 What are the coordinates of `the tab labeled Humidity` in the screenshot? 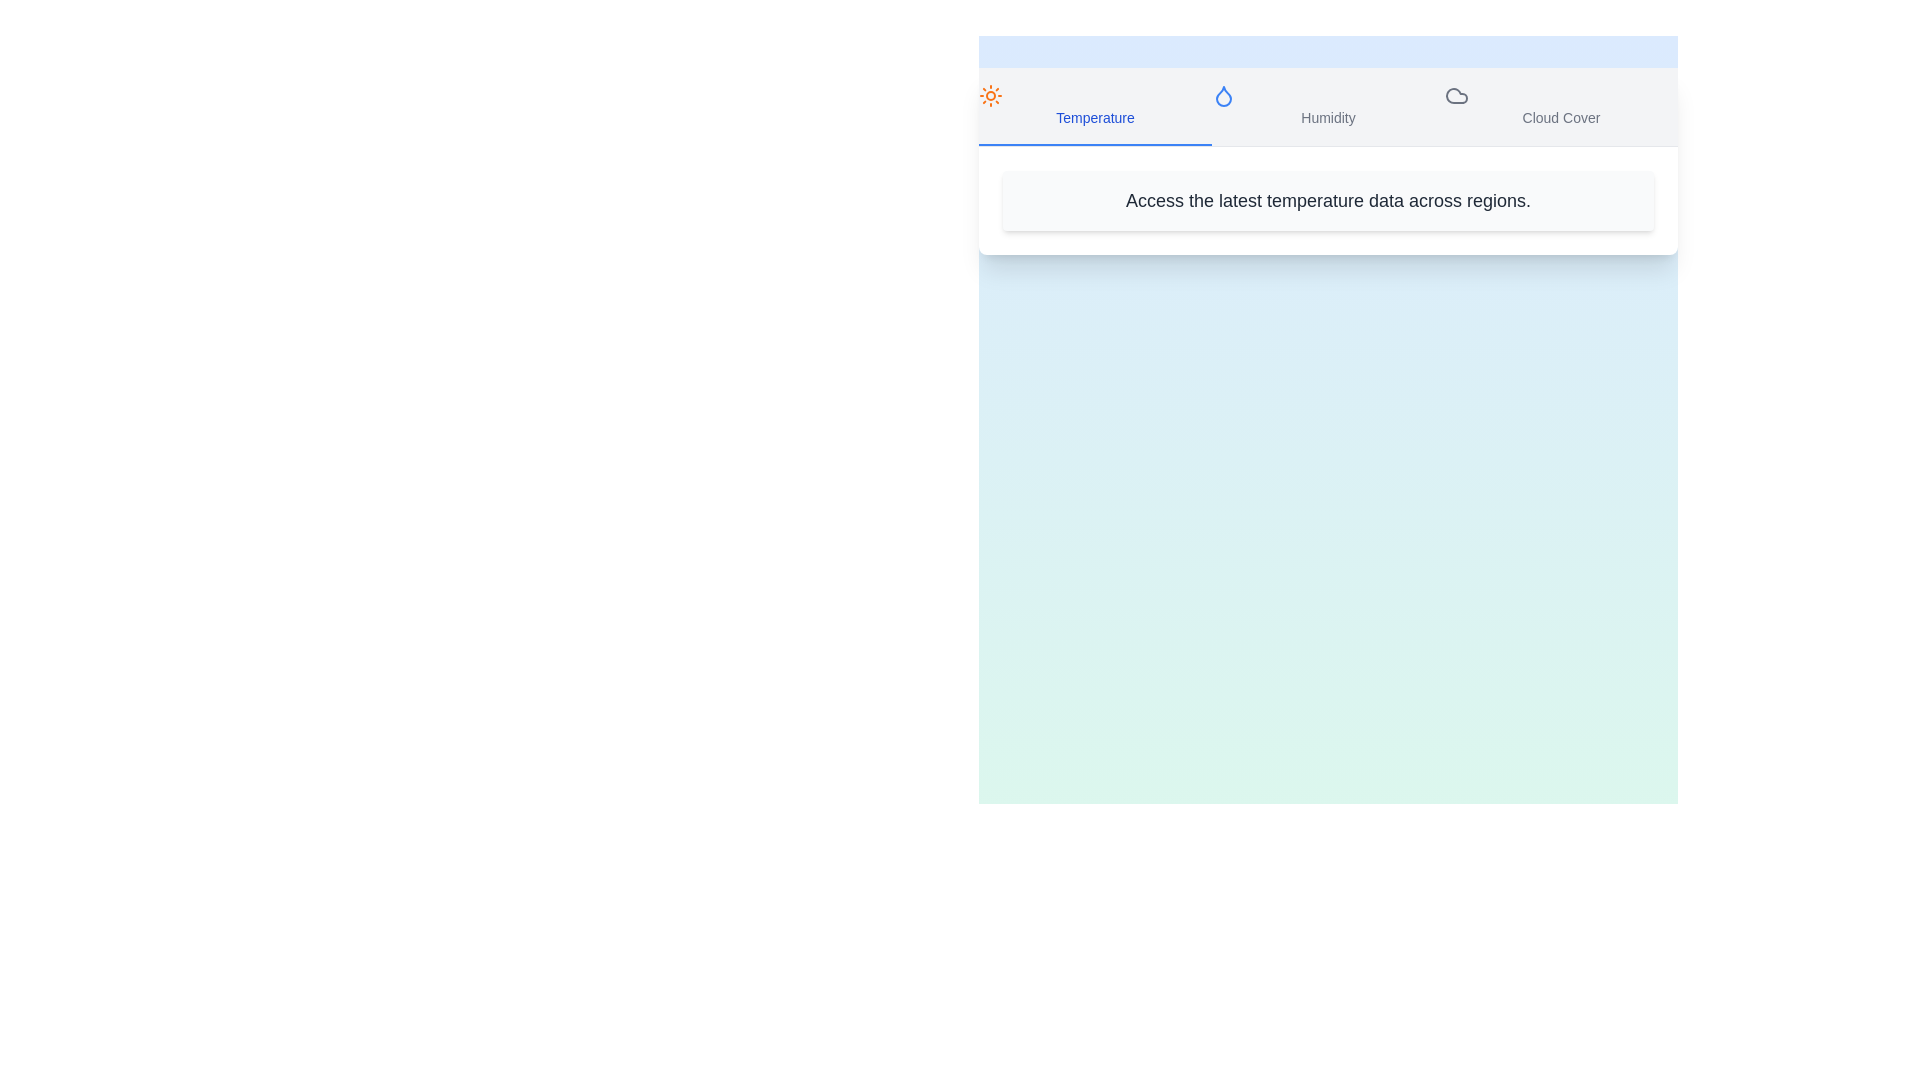 It's located at (1328, 107).